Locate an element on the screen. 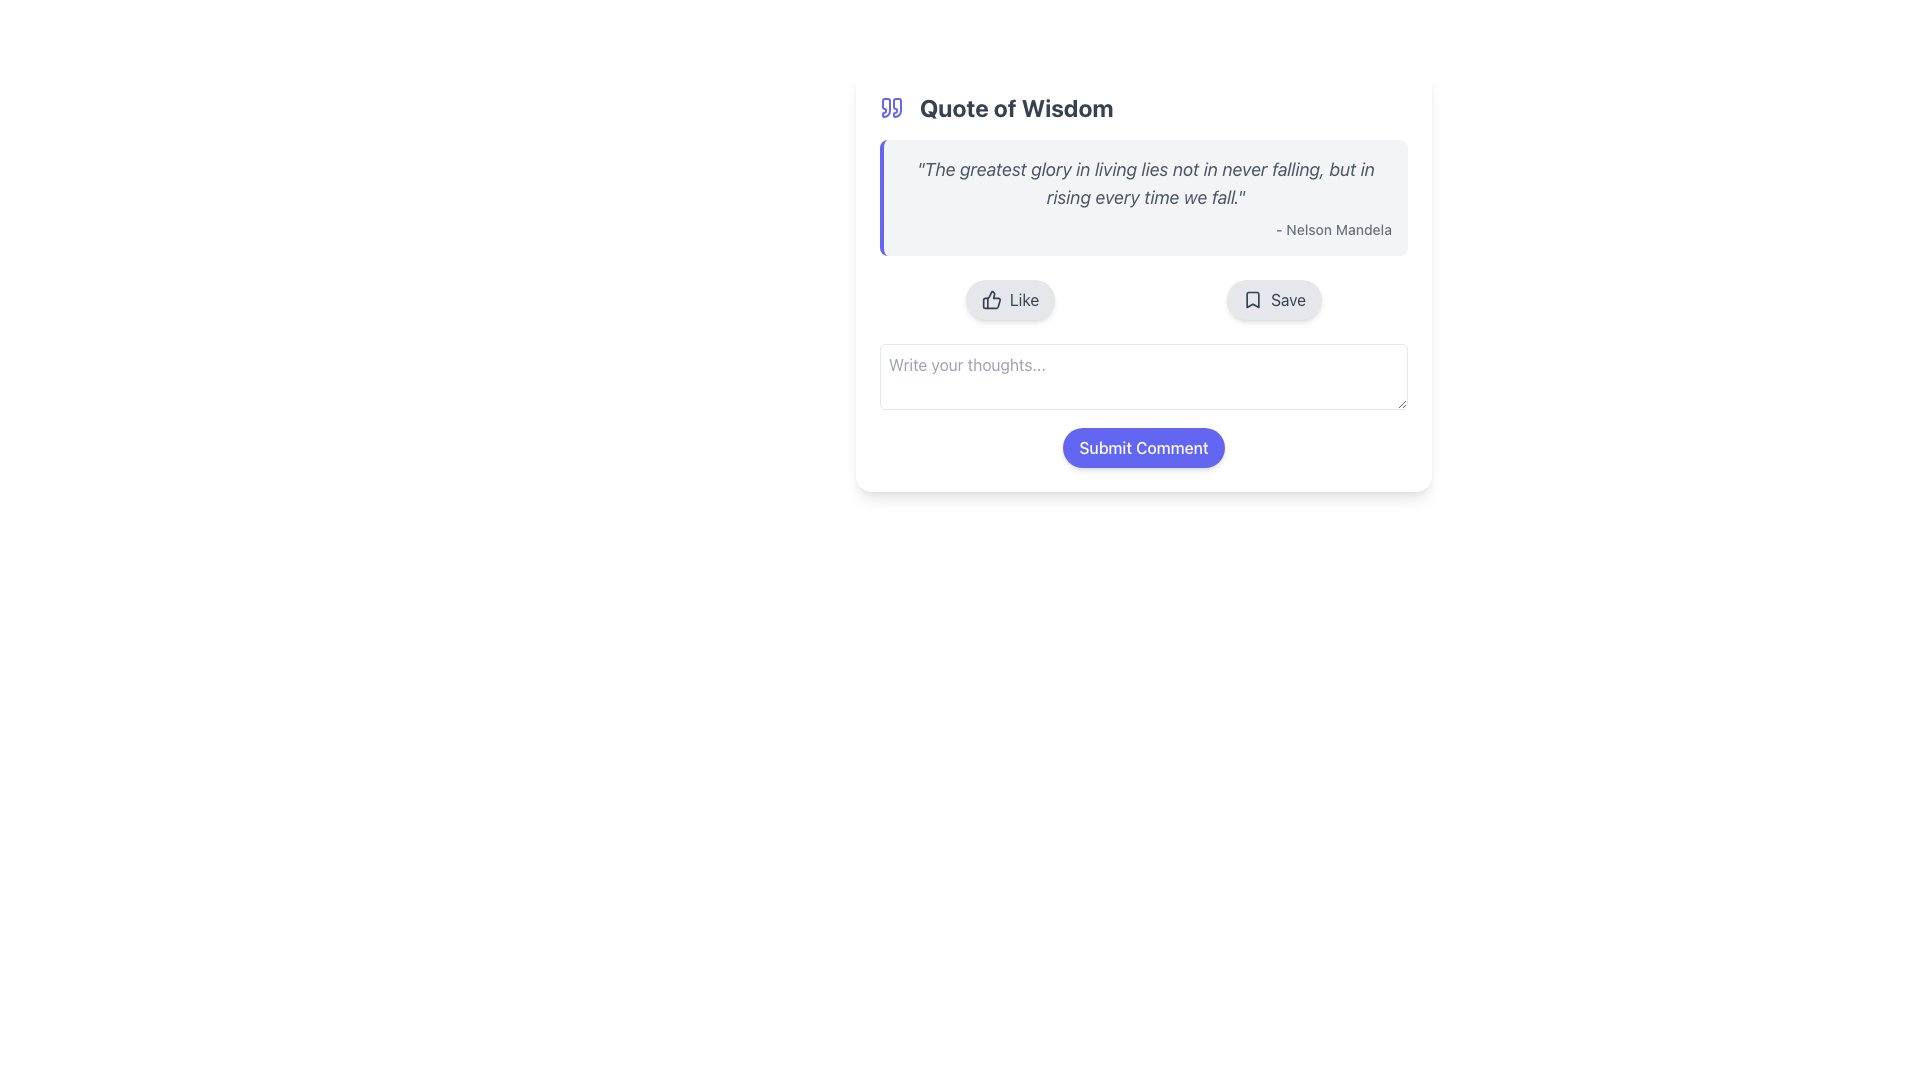  the modern blue quotation mark icon located to the left of the 'Quote of Wisdom' heading is located at coordinates (891, 108).